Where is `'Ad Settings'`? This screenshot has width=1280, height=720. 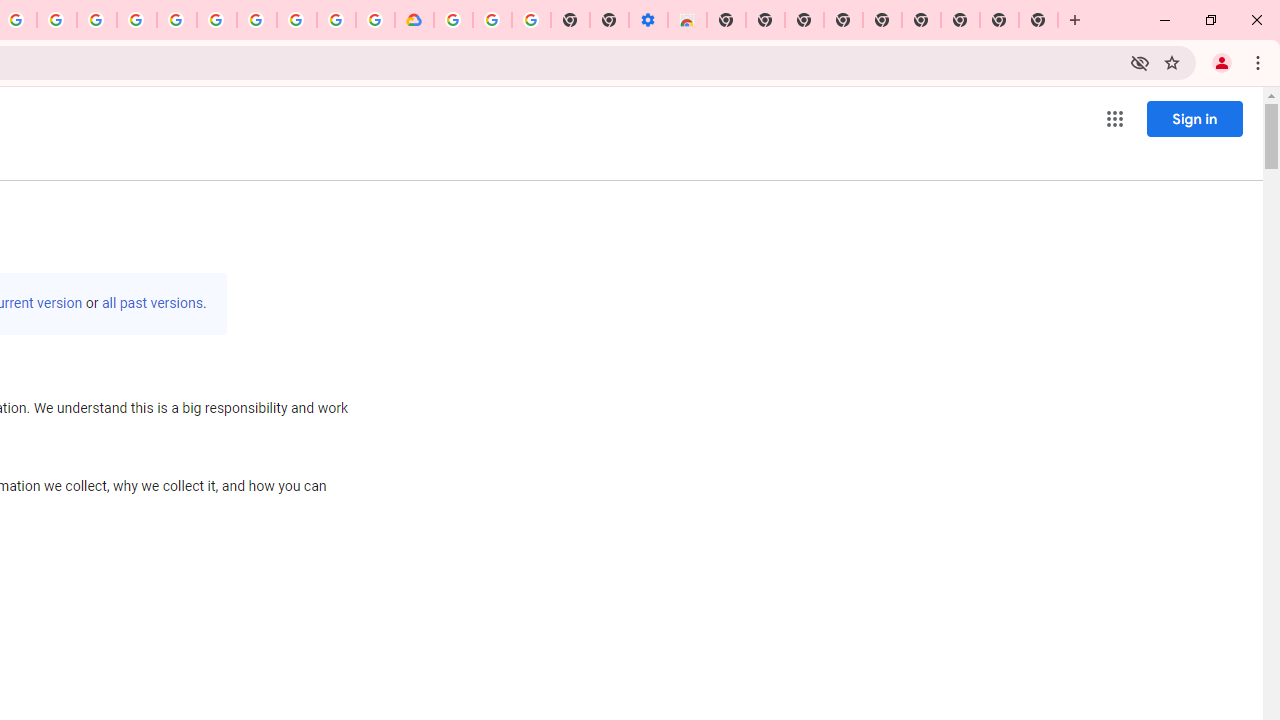
'Ad Settings' is located at coordinates (135, 20).